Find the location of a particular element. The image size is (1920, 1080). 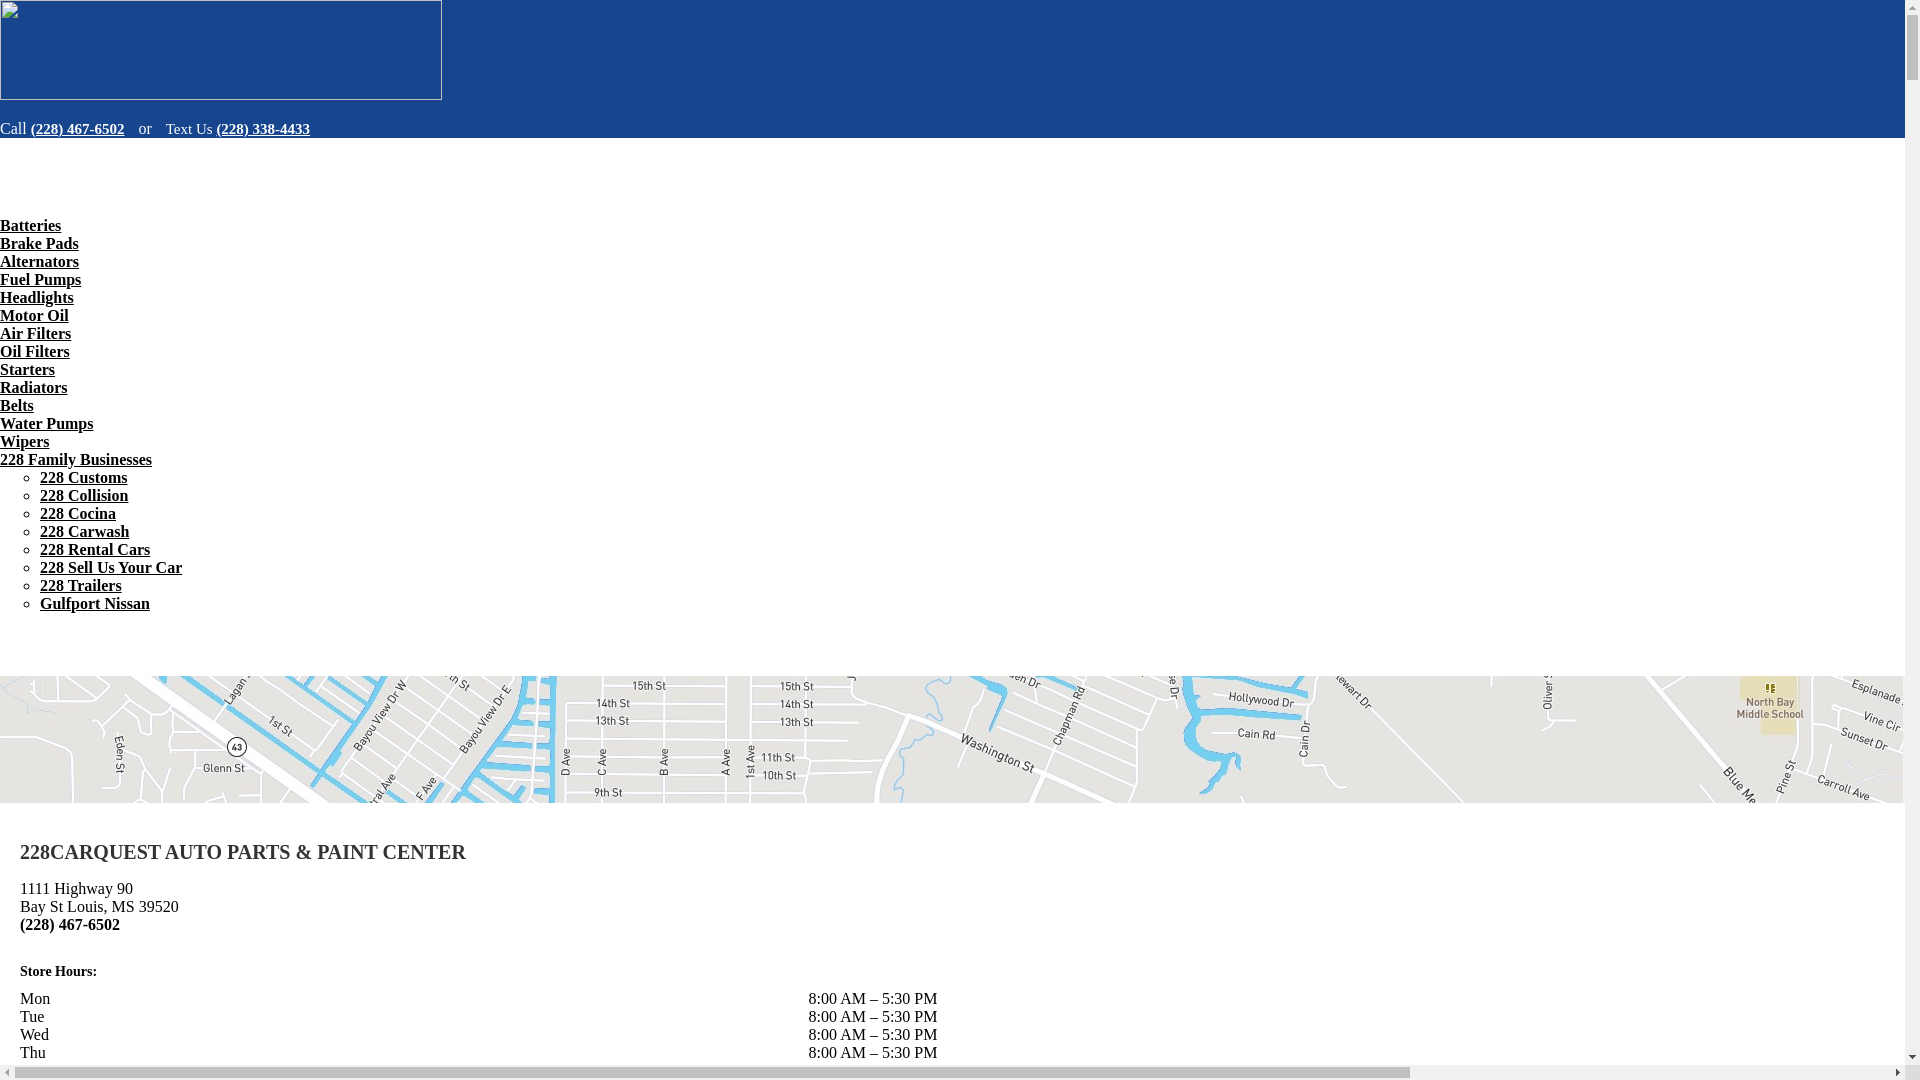

'228 Rental Cars' is located at coordinates (94, 549).